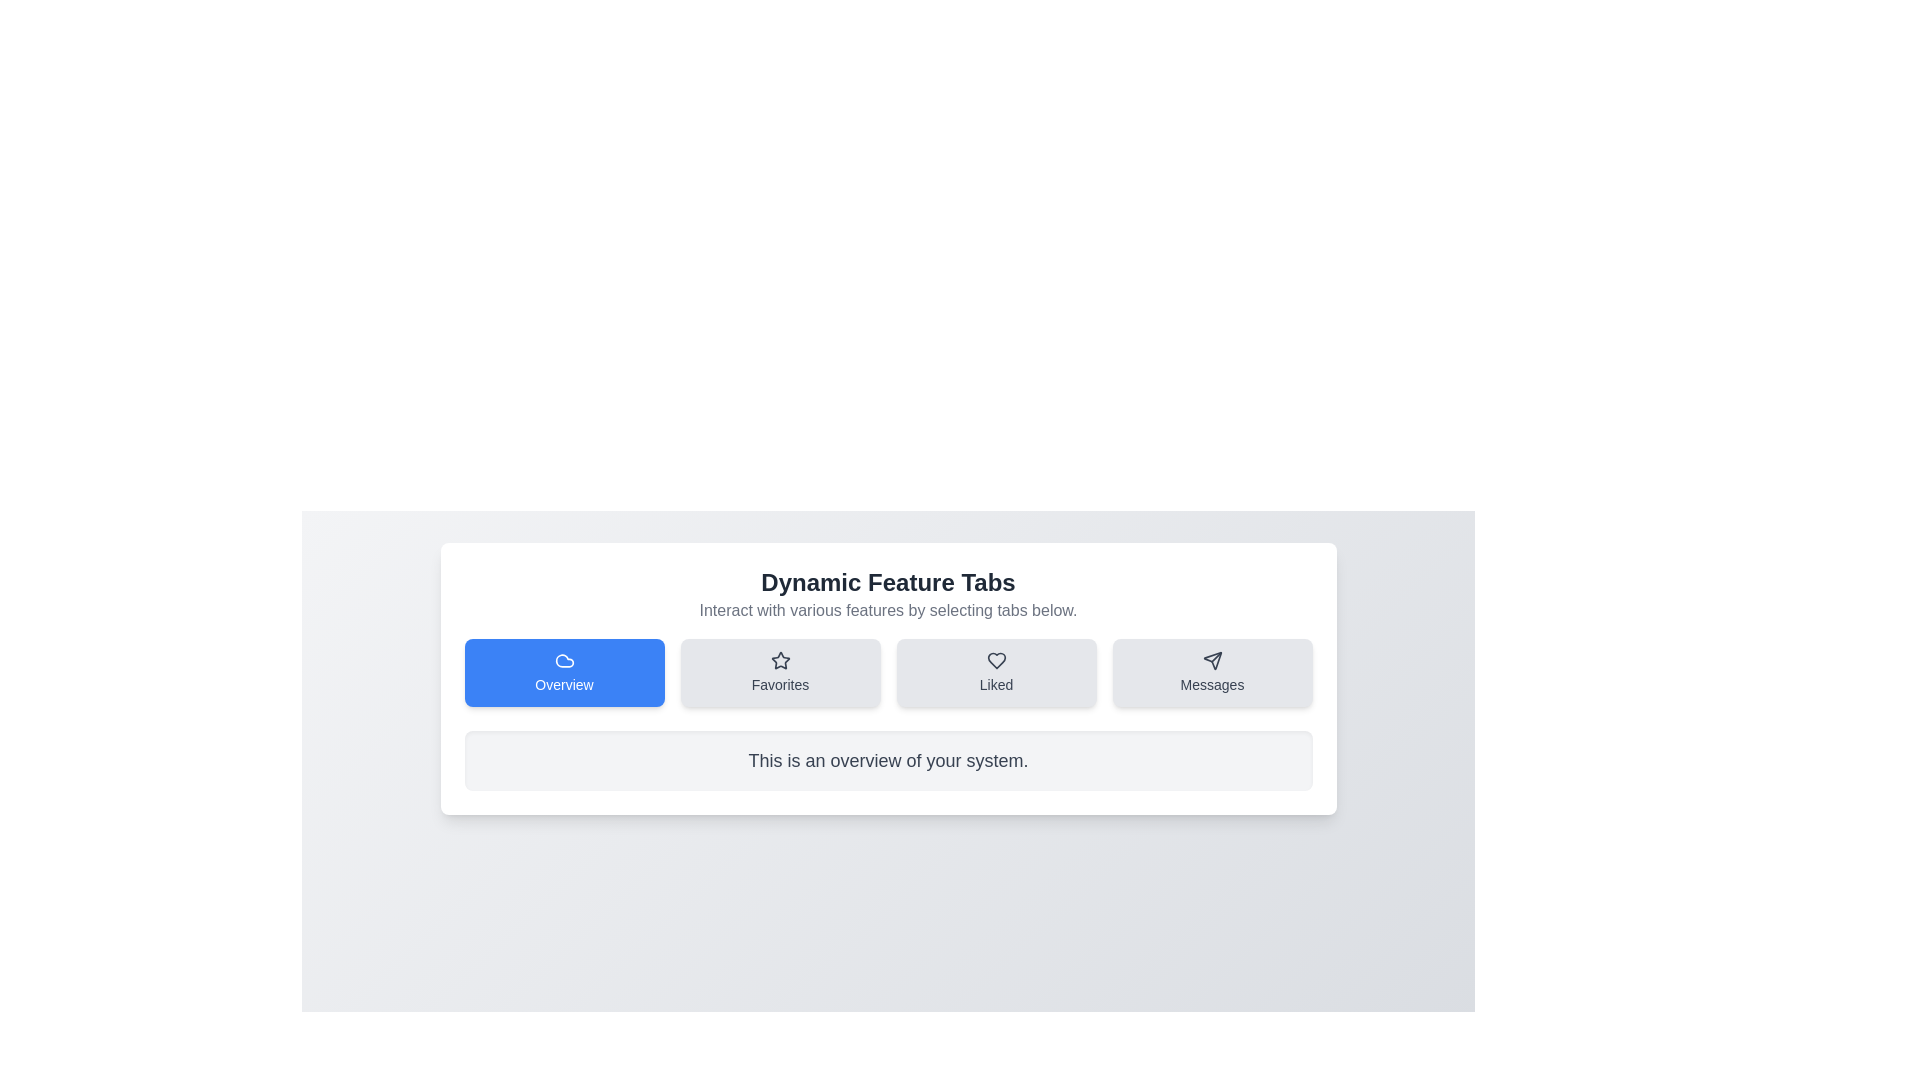 Image resolution: width=1920 pixels, height=1080 pixels. Describe the element at coordinates (1211, 672) in the screenshot. I see `the fourth button in the 'Dynamic Feature Tabs' section, which is located to the right of the 'Liked' button` at that location.